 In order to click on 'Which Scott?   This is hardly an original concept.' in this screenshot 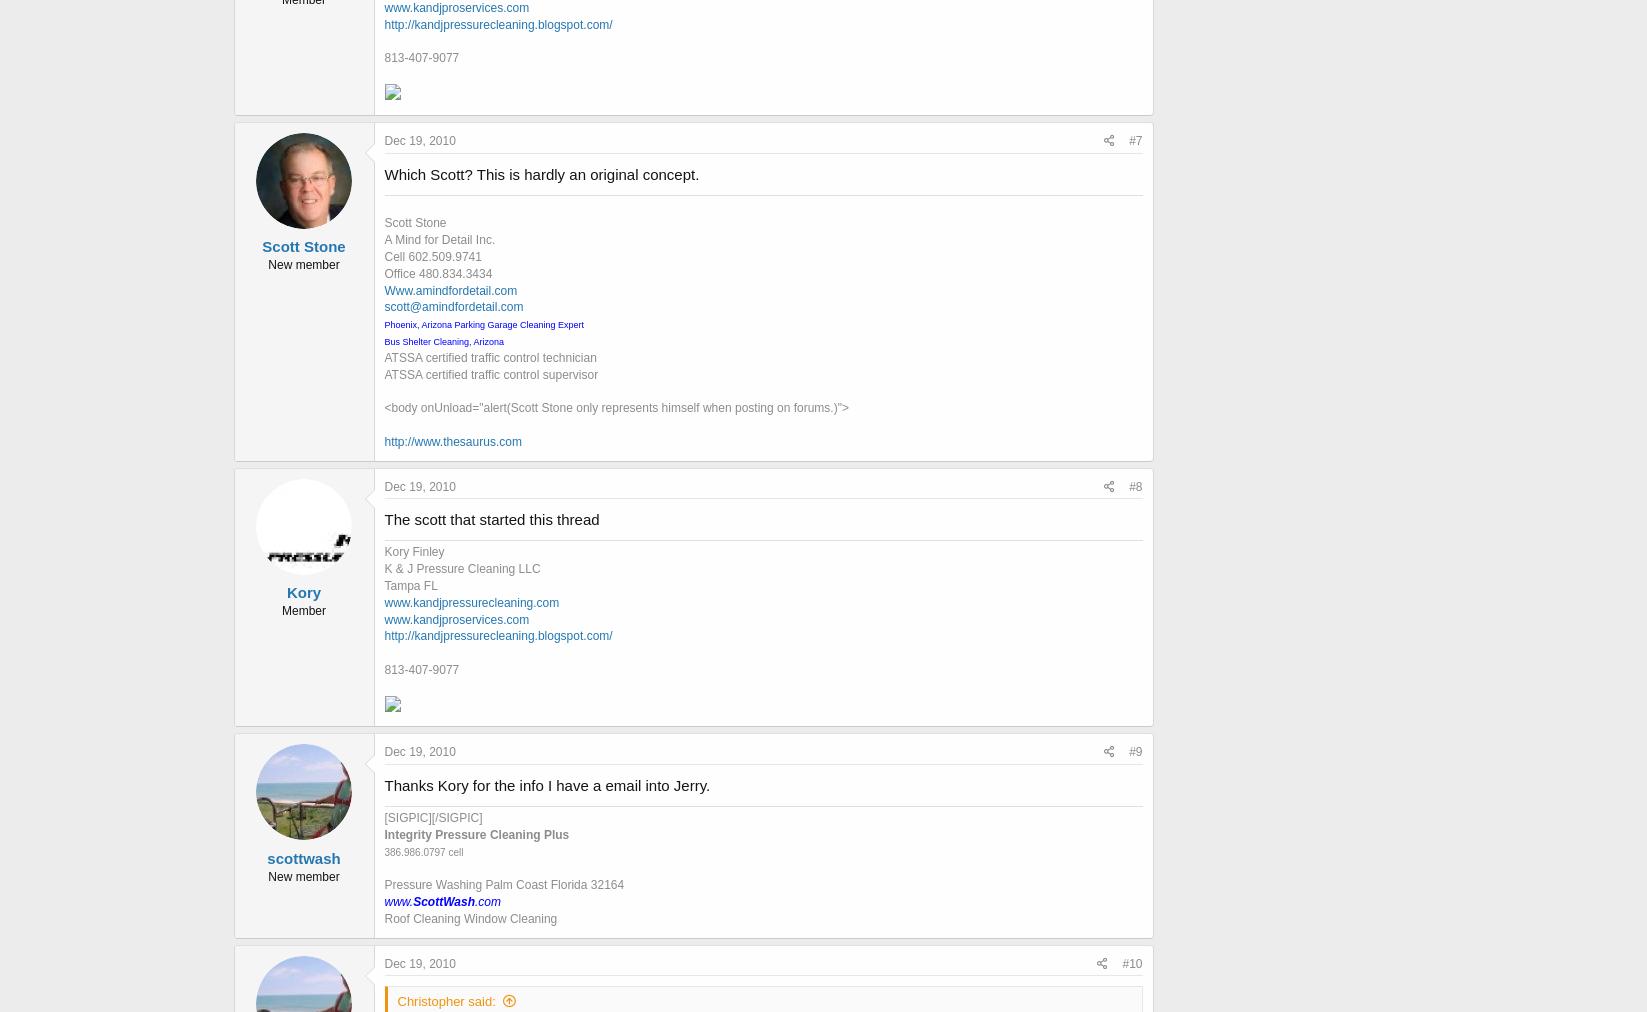, I will do `click(384, 173)`.